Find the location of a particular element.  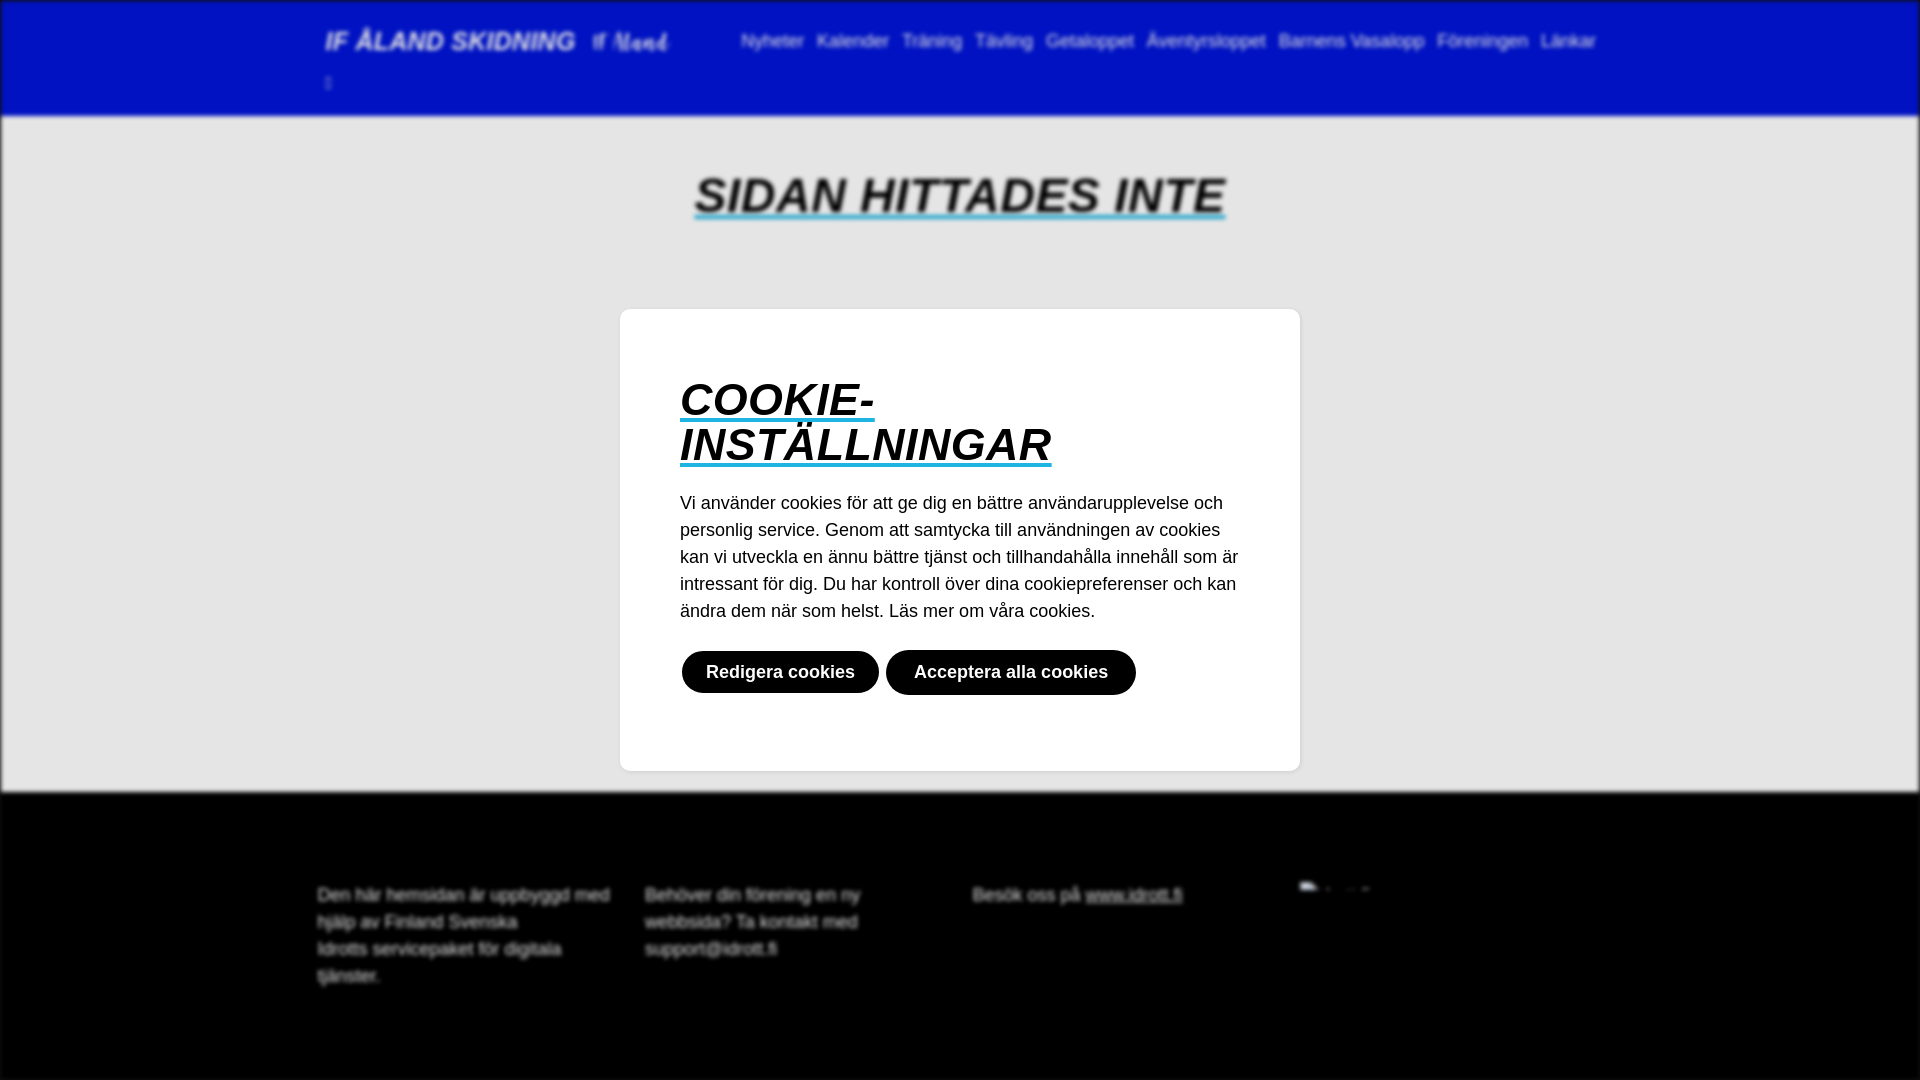

'Getaloppet' is located at coordinates (1089, 41).